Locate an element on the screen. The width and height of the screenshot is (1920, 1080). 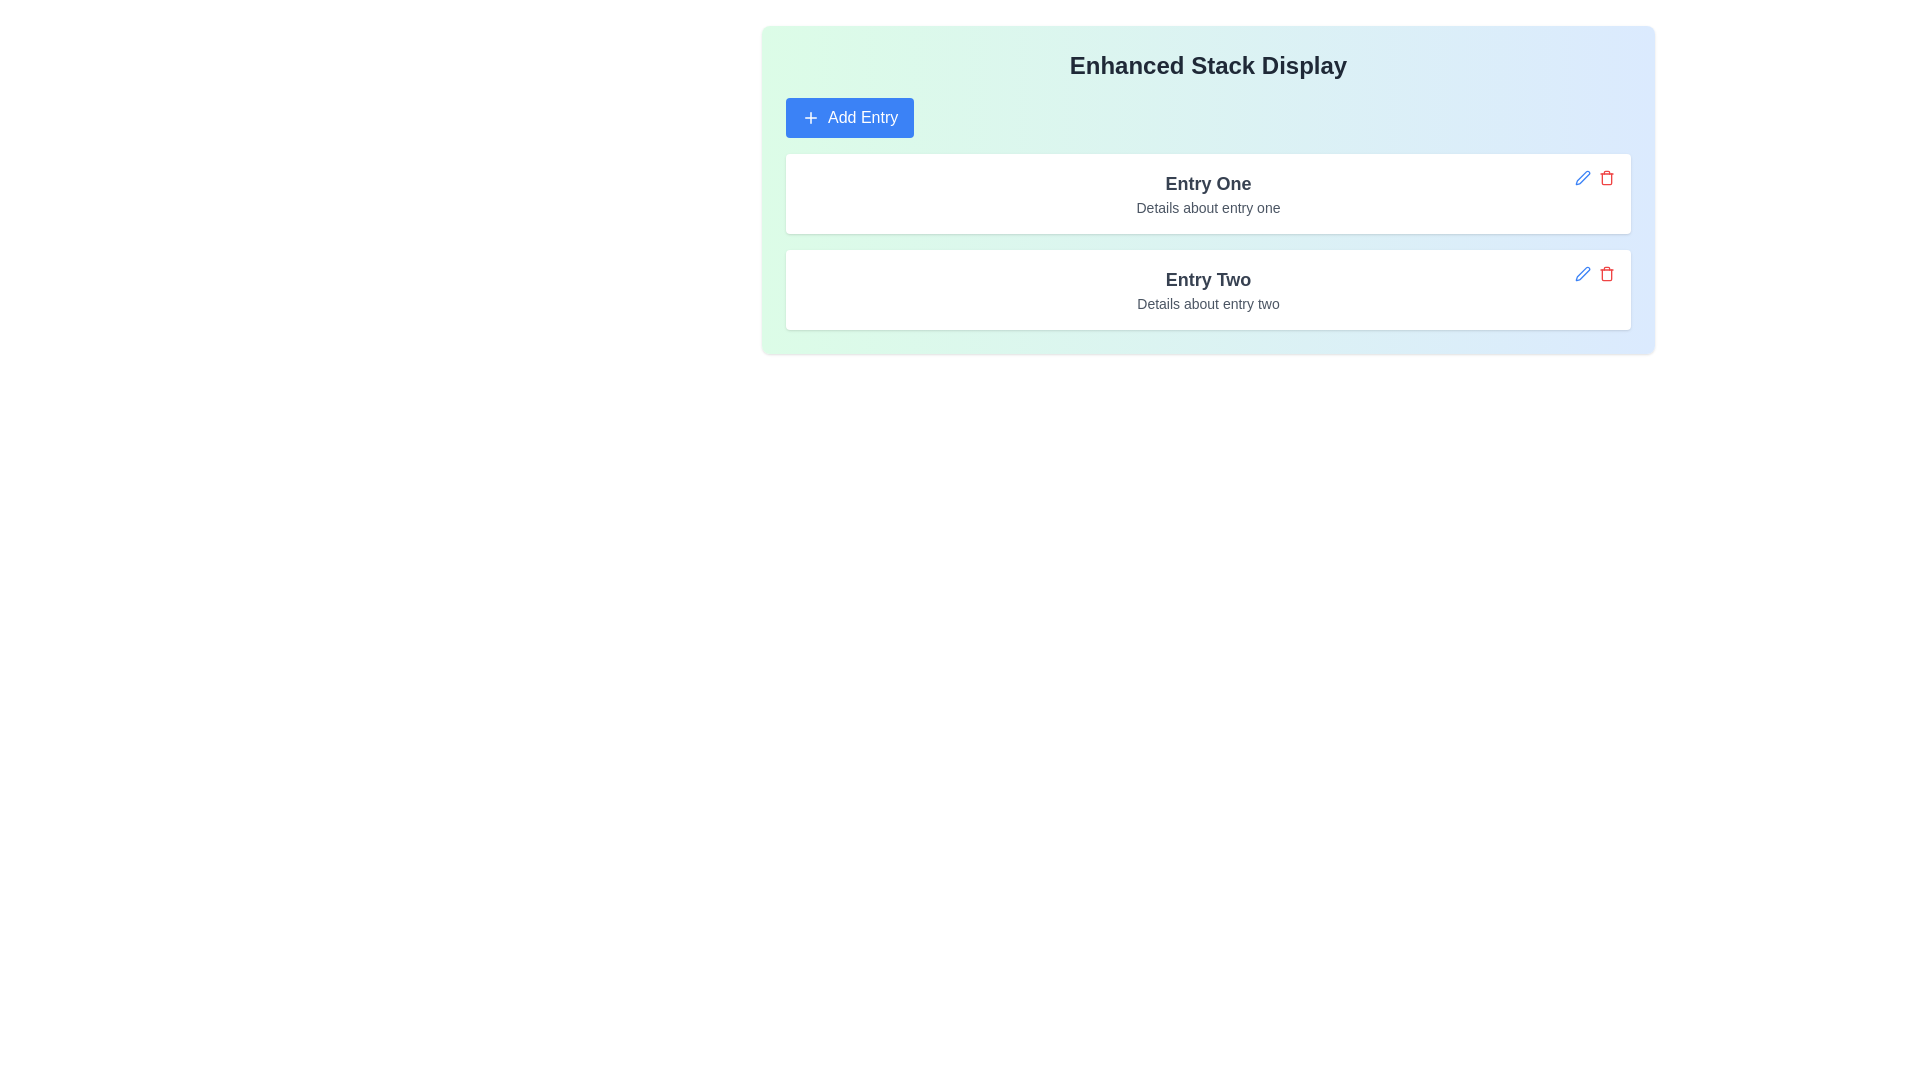
the text segment that reads 'Details about entry two', which is styled in a smaller grayish font and located directly below the title 'Entry Two' within the second card is located at coordinates (1207, 304).